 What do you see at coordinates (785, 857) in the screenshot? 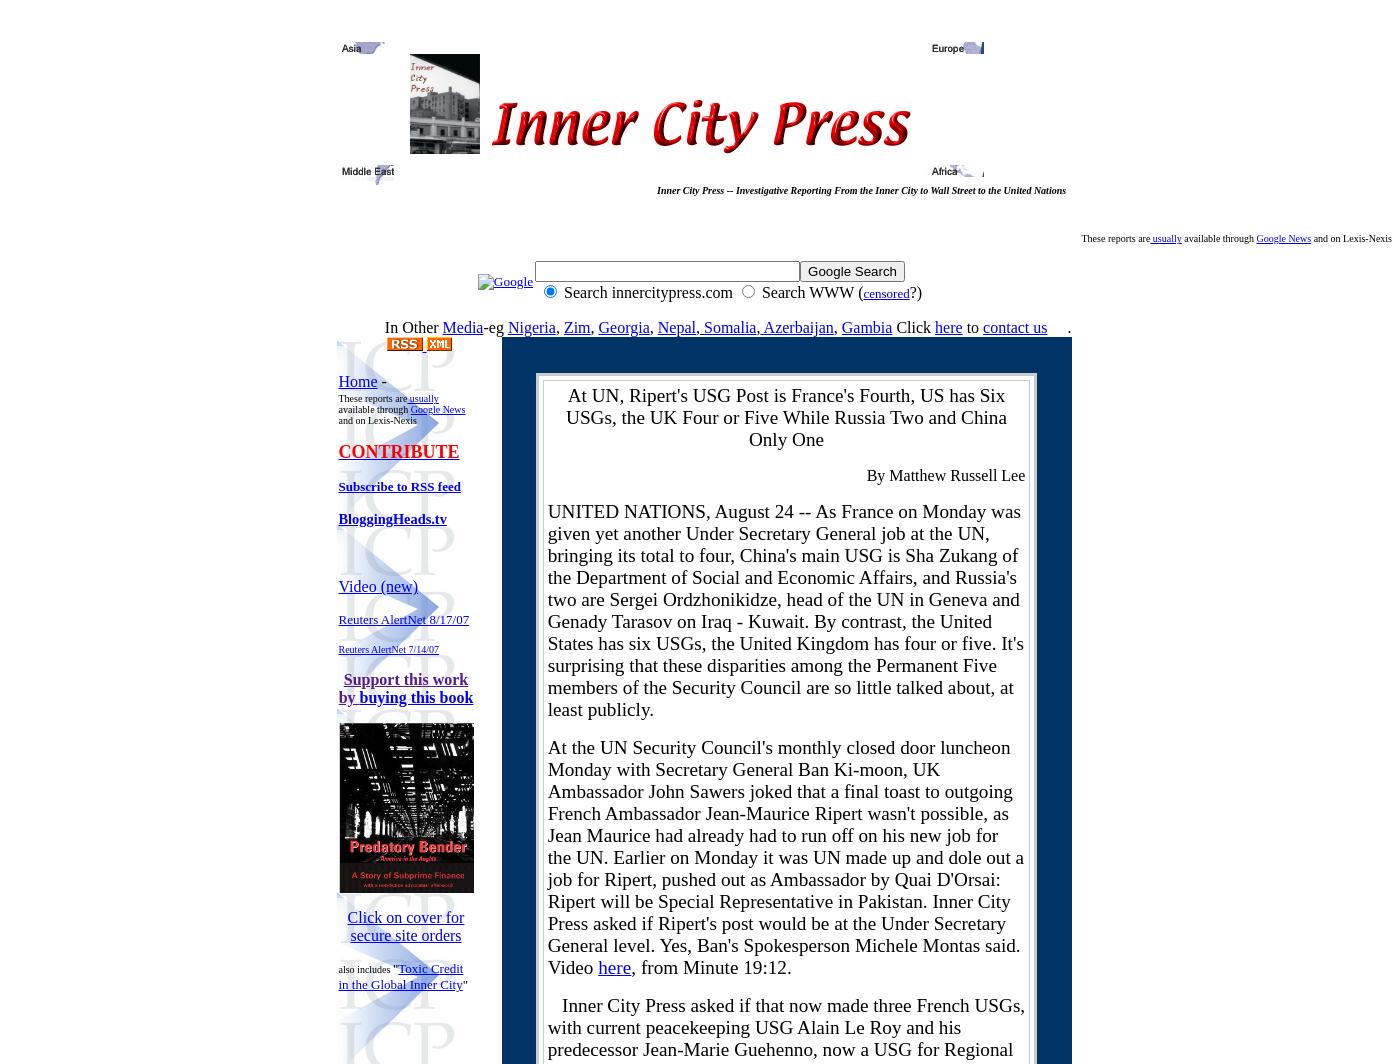
I see `'At
the UN Security Council's monthly closed door luncheon Monday with
Secretary General Ban Ki-moon, UK Ambassador John Sawers joked that a
final toast to outgoing French Ambassador Jean-Maurice Ripert wasn't
possible, as Jean Maurice had already had to run off on his new job
for the UN. Earlier on Monday it was UN made up and dole out a job
for Ripert, pushed out as Ambassador by Quai D'Orsai: Ripert will be
Special Representative in Pakistan. Inner City Press asked if
Ripert's post would be at the Under Secretary General level. Yes,
Ban's Spokesperson Michele Montas said. Video'` at bounding box center [785, 857].